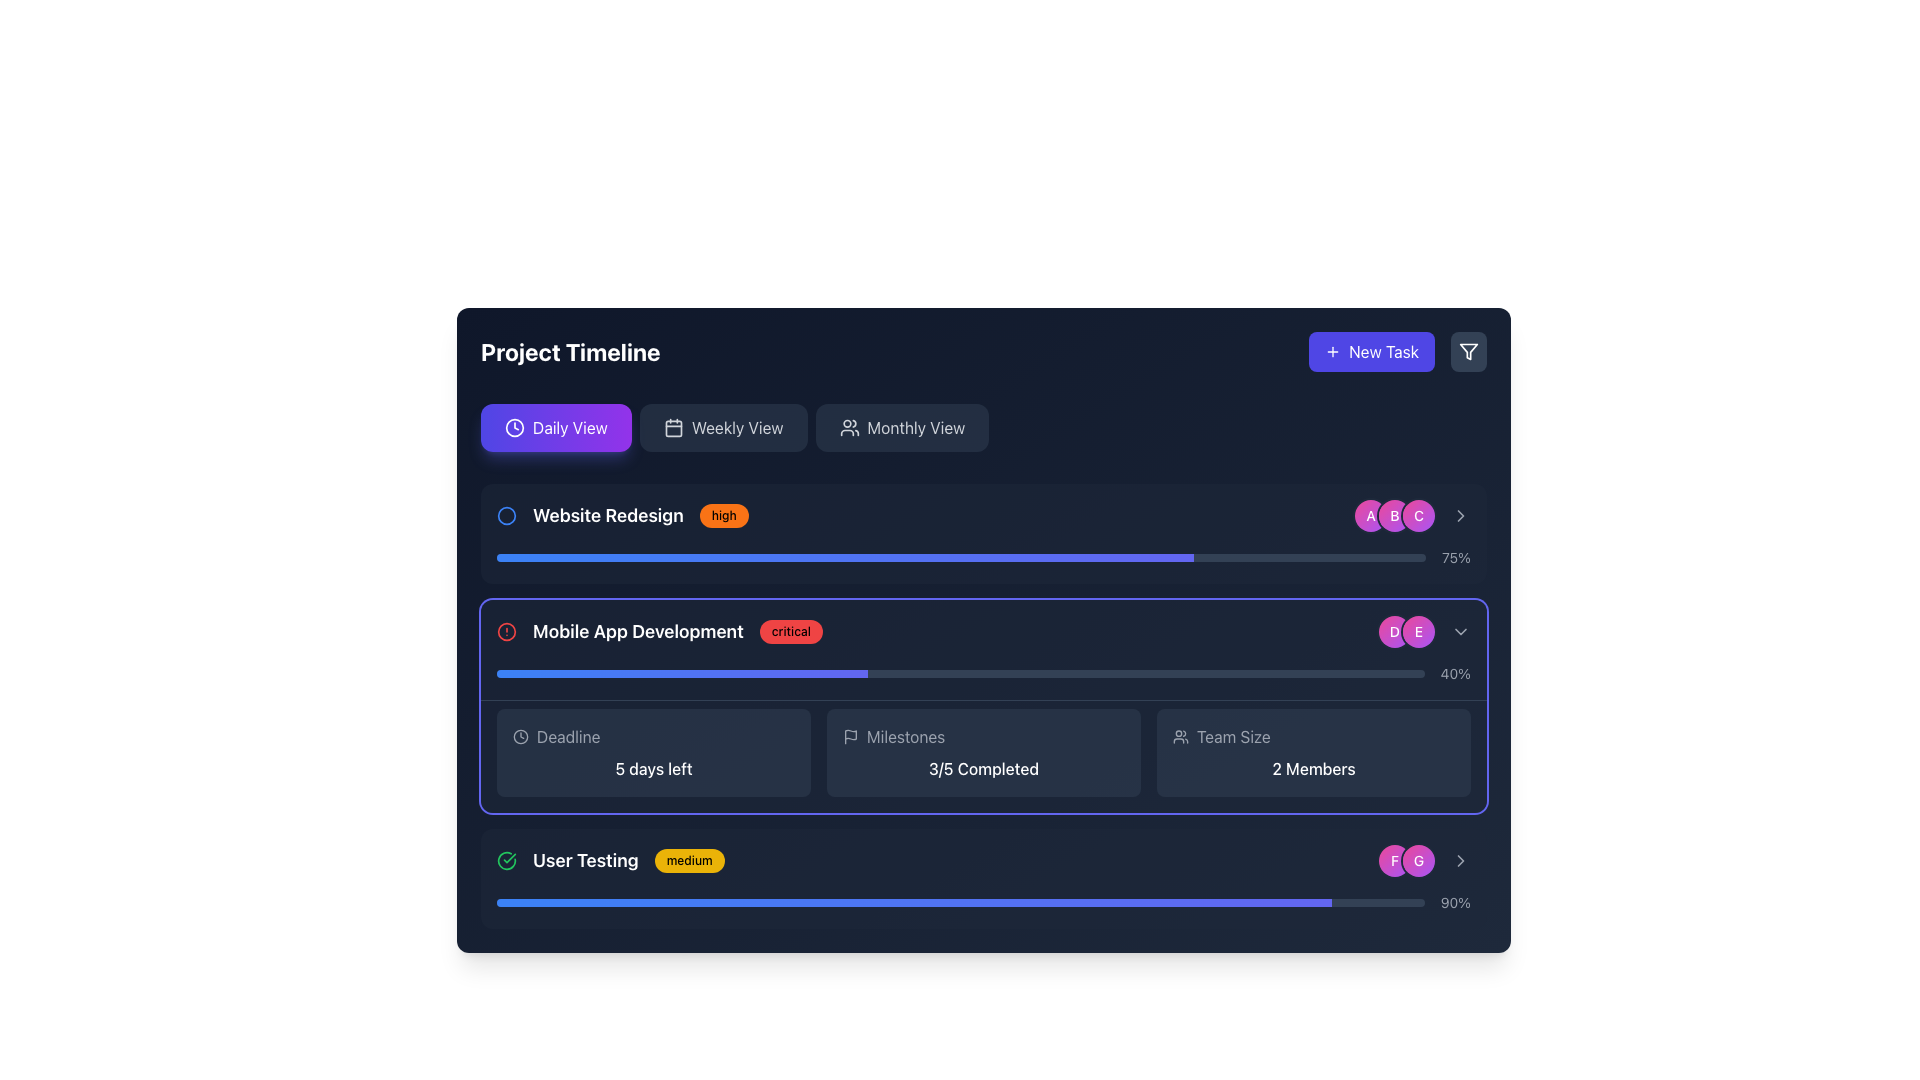 The height and width of the screenshot is (1080, 1920). Describe the element at coordinates (1314, 752) in the screenshot. I see `the informational display field showing 'Team Size' with the icon of two user silhouettes and the text '2 Members'` at that location.